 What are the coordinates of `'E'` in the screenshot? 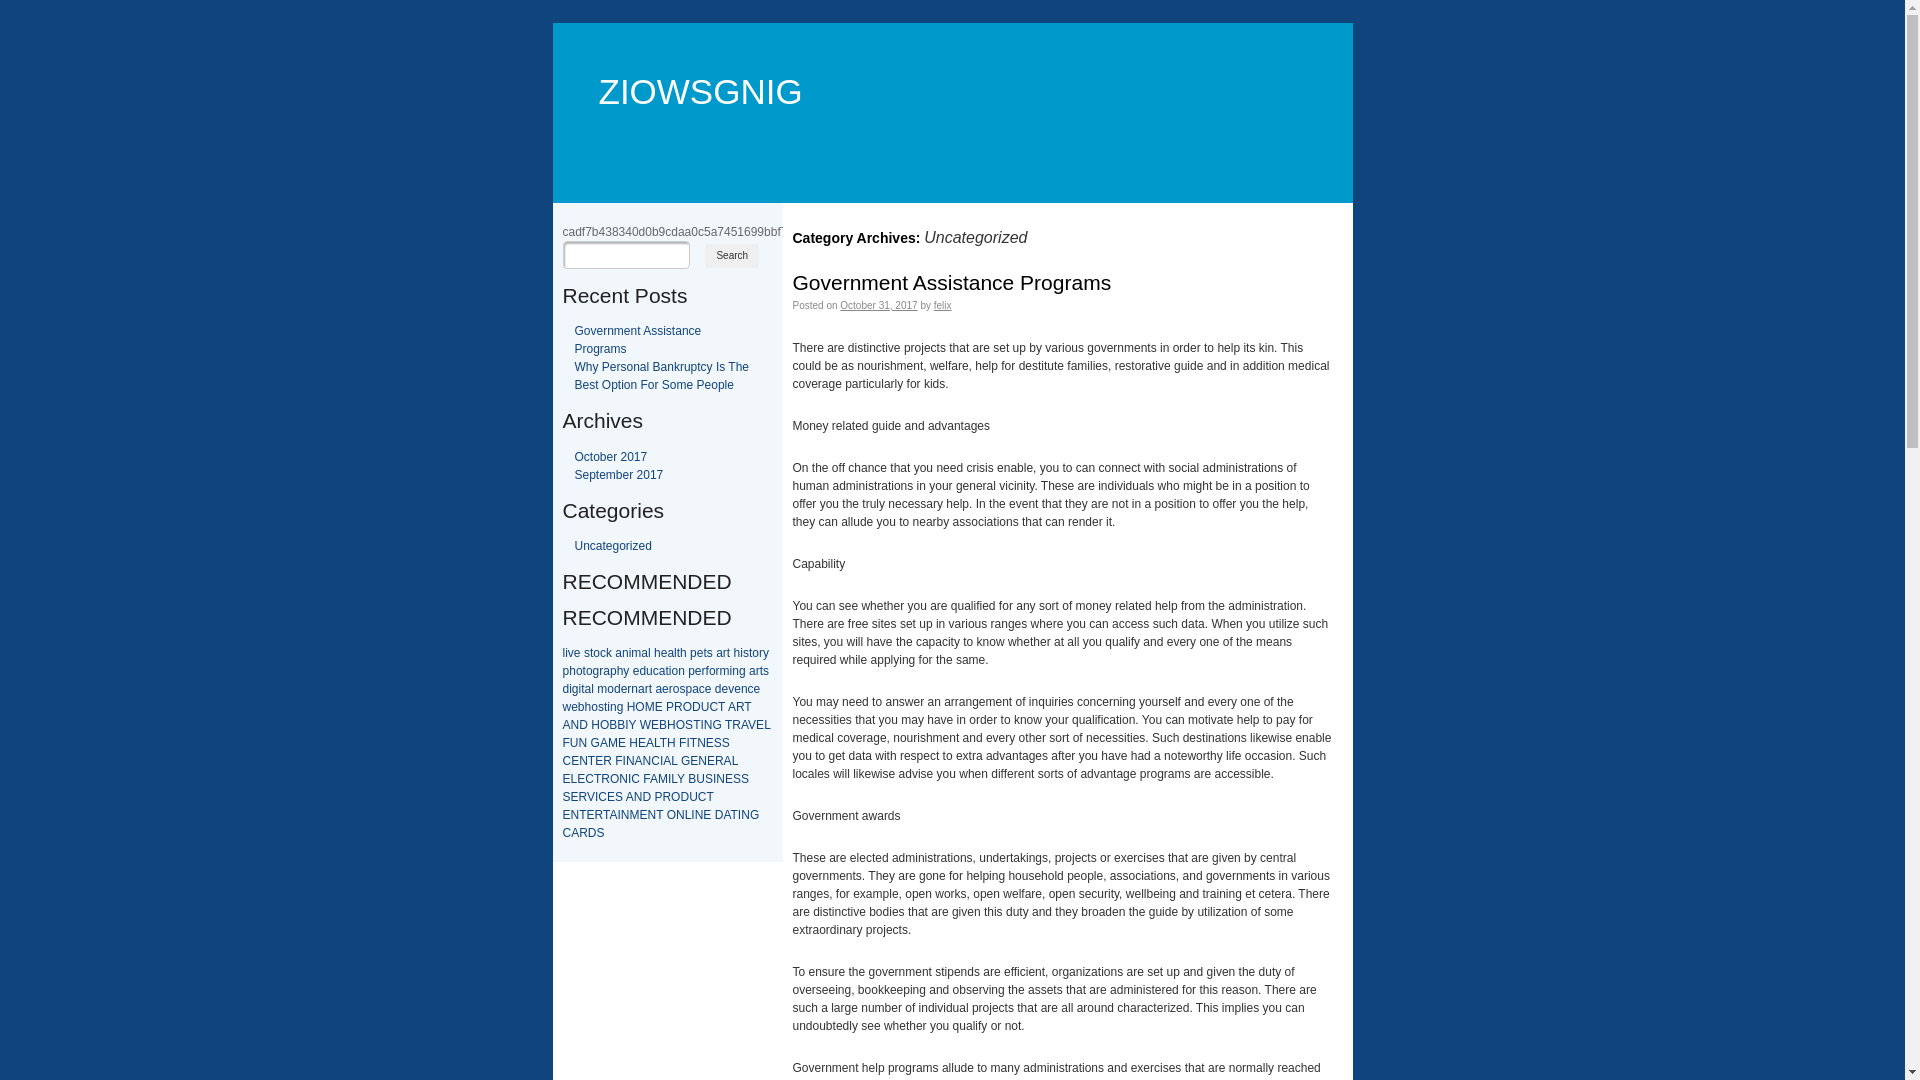 It's located at (579, 778).